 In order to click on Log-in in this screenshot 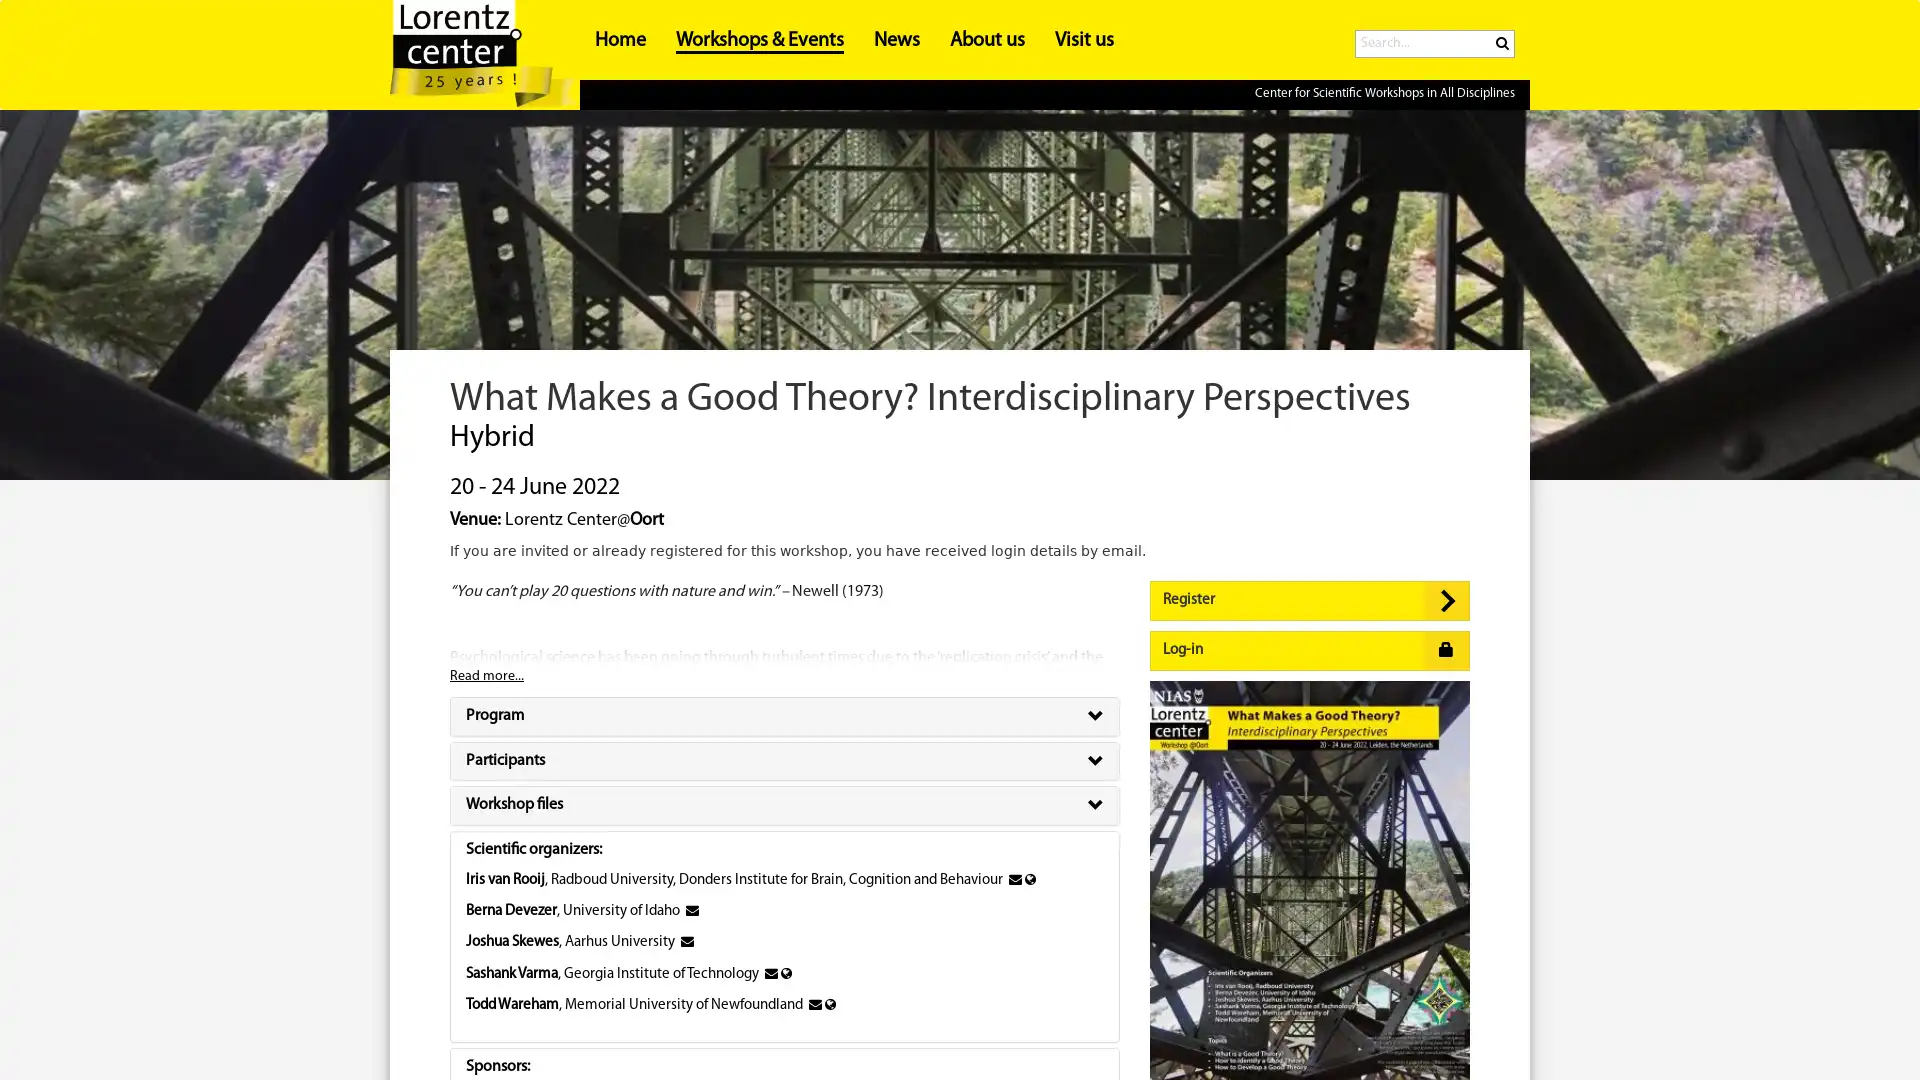, I will do `click(1310, 651)`.